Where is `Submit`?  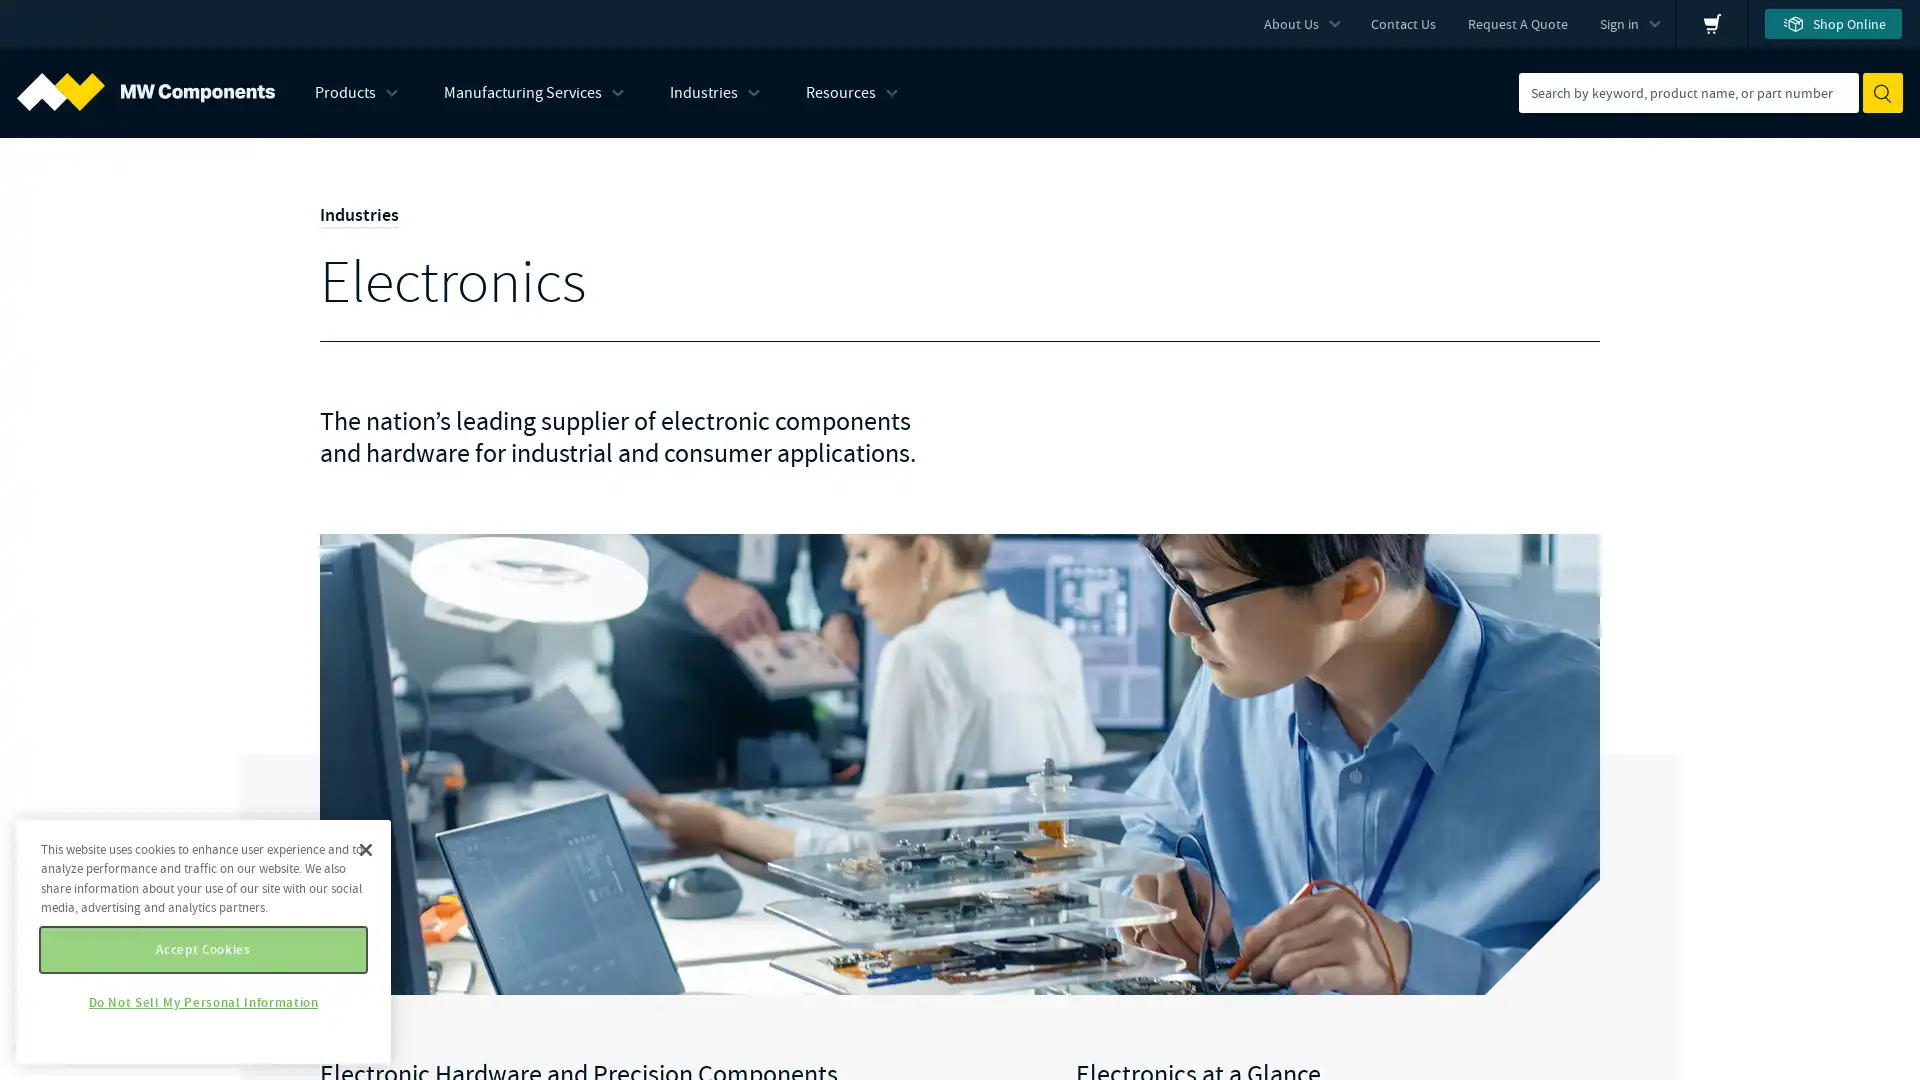
Submit is located at coordinates (1881, 92).